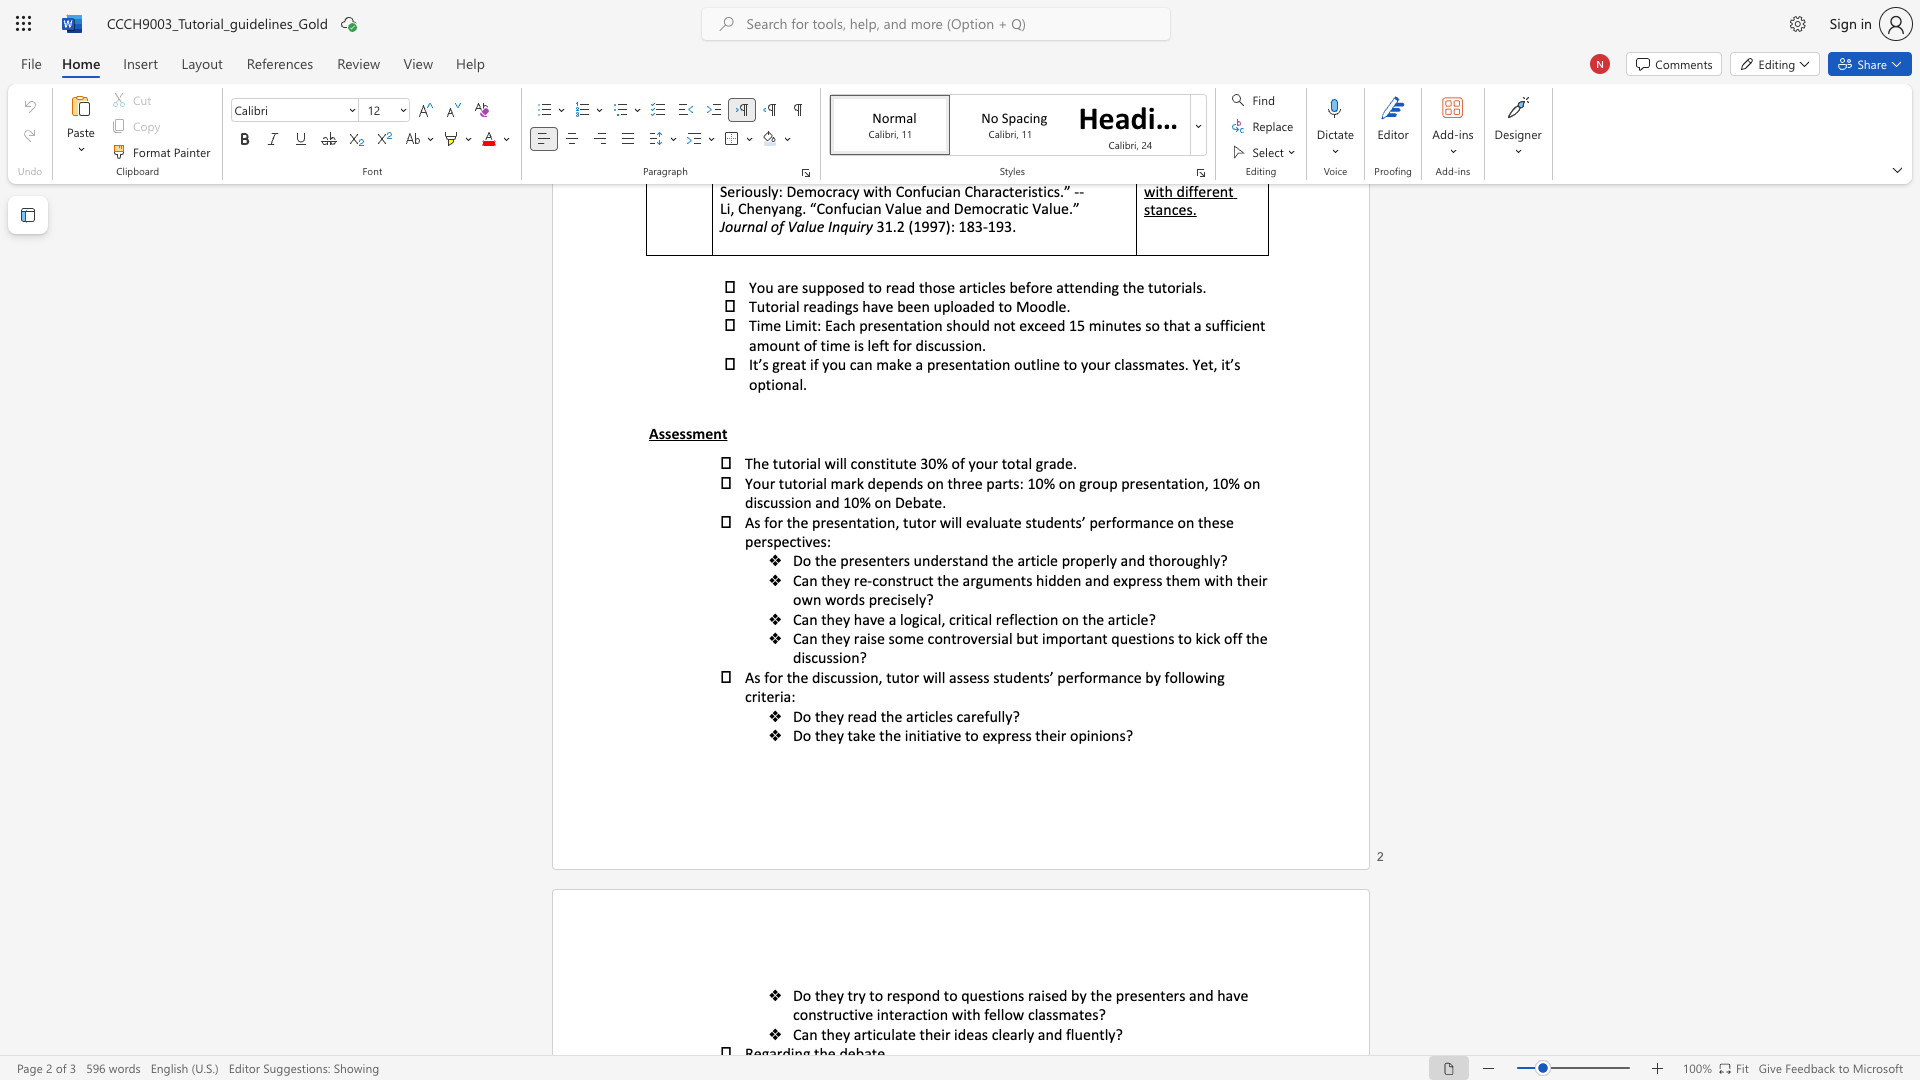 The width and height of the screenshot is (1920, 1080). Describe the element at coordinates (878, 676) in the screenshot. I see `the subset text ", tutor will assess students’ performance by following cr" within the text "As for the discussion, tutor will assess students’ performance by following criteria:"` at that location.